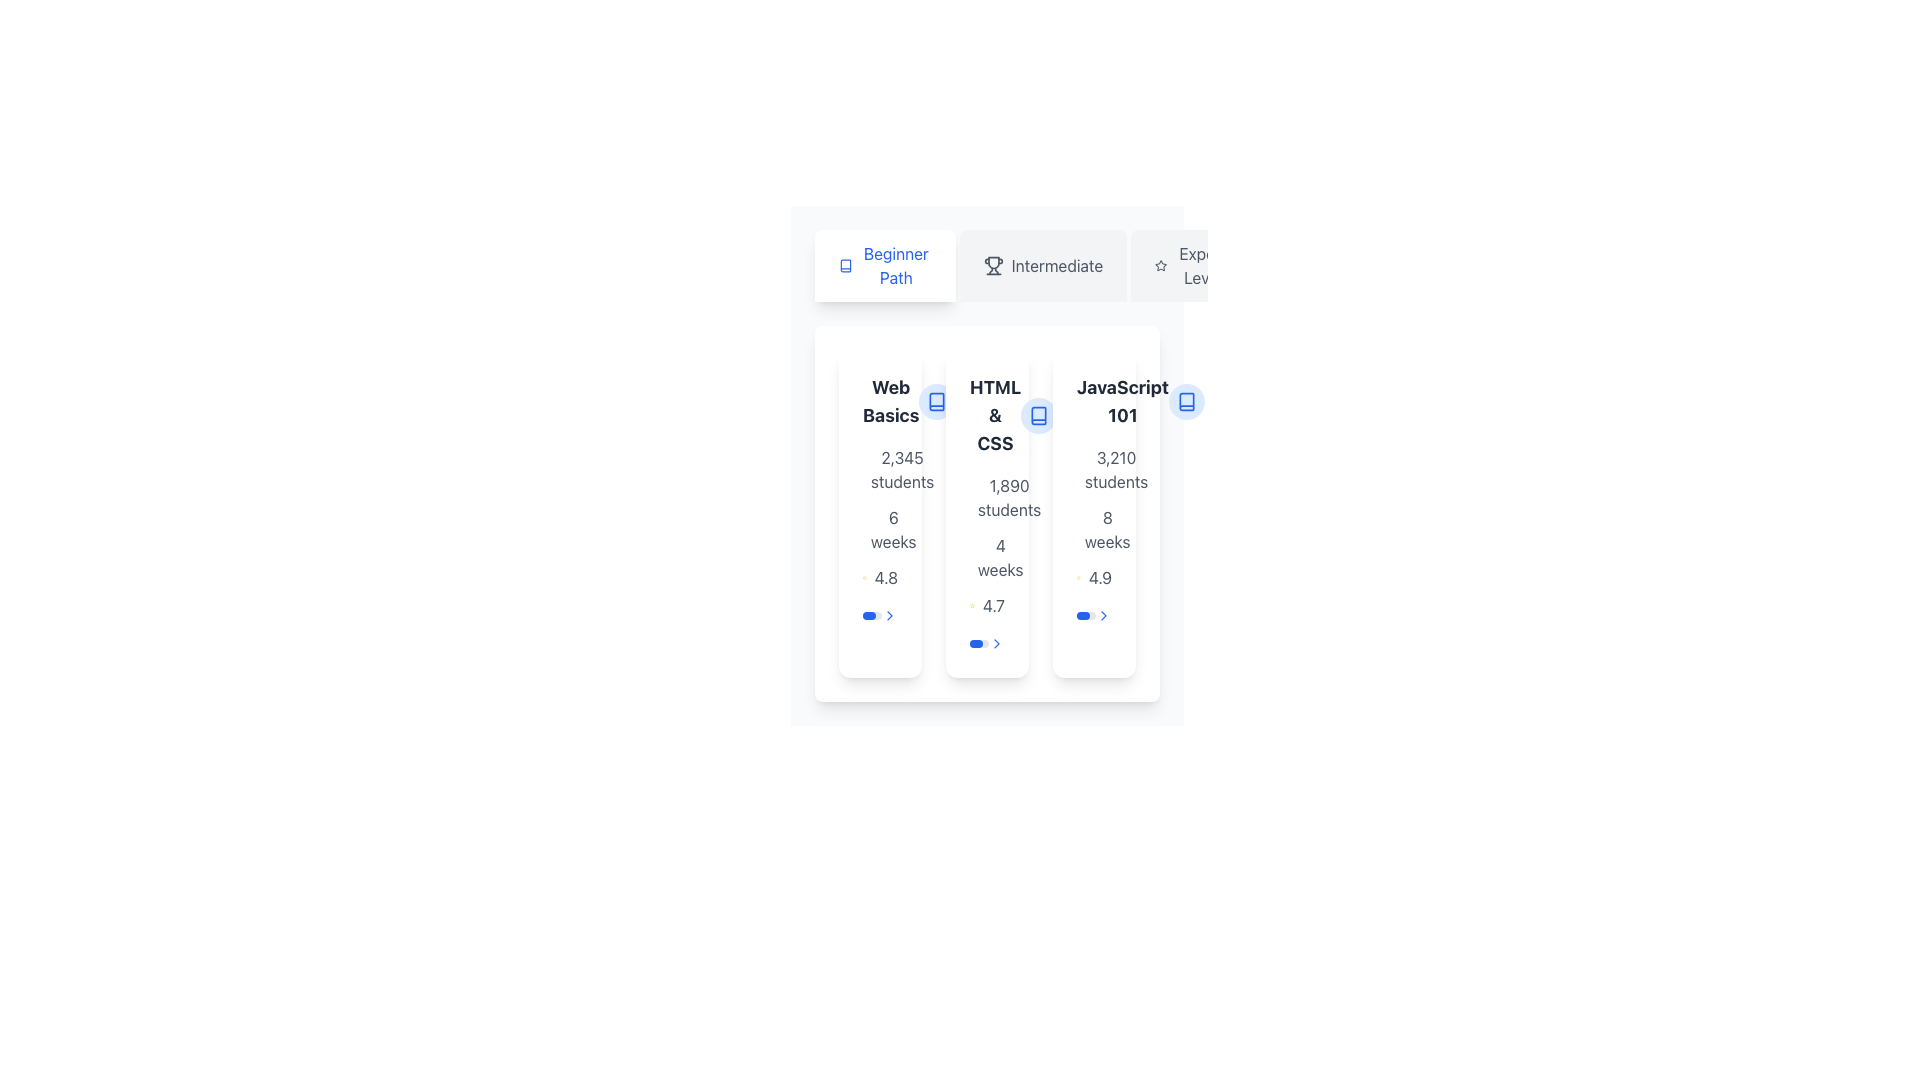  I want to click on the informational text block that provides details about the course 'Web Basics', so click(880, 516).